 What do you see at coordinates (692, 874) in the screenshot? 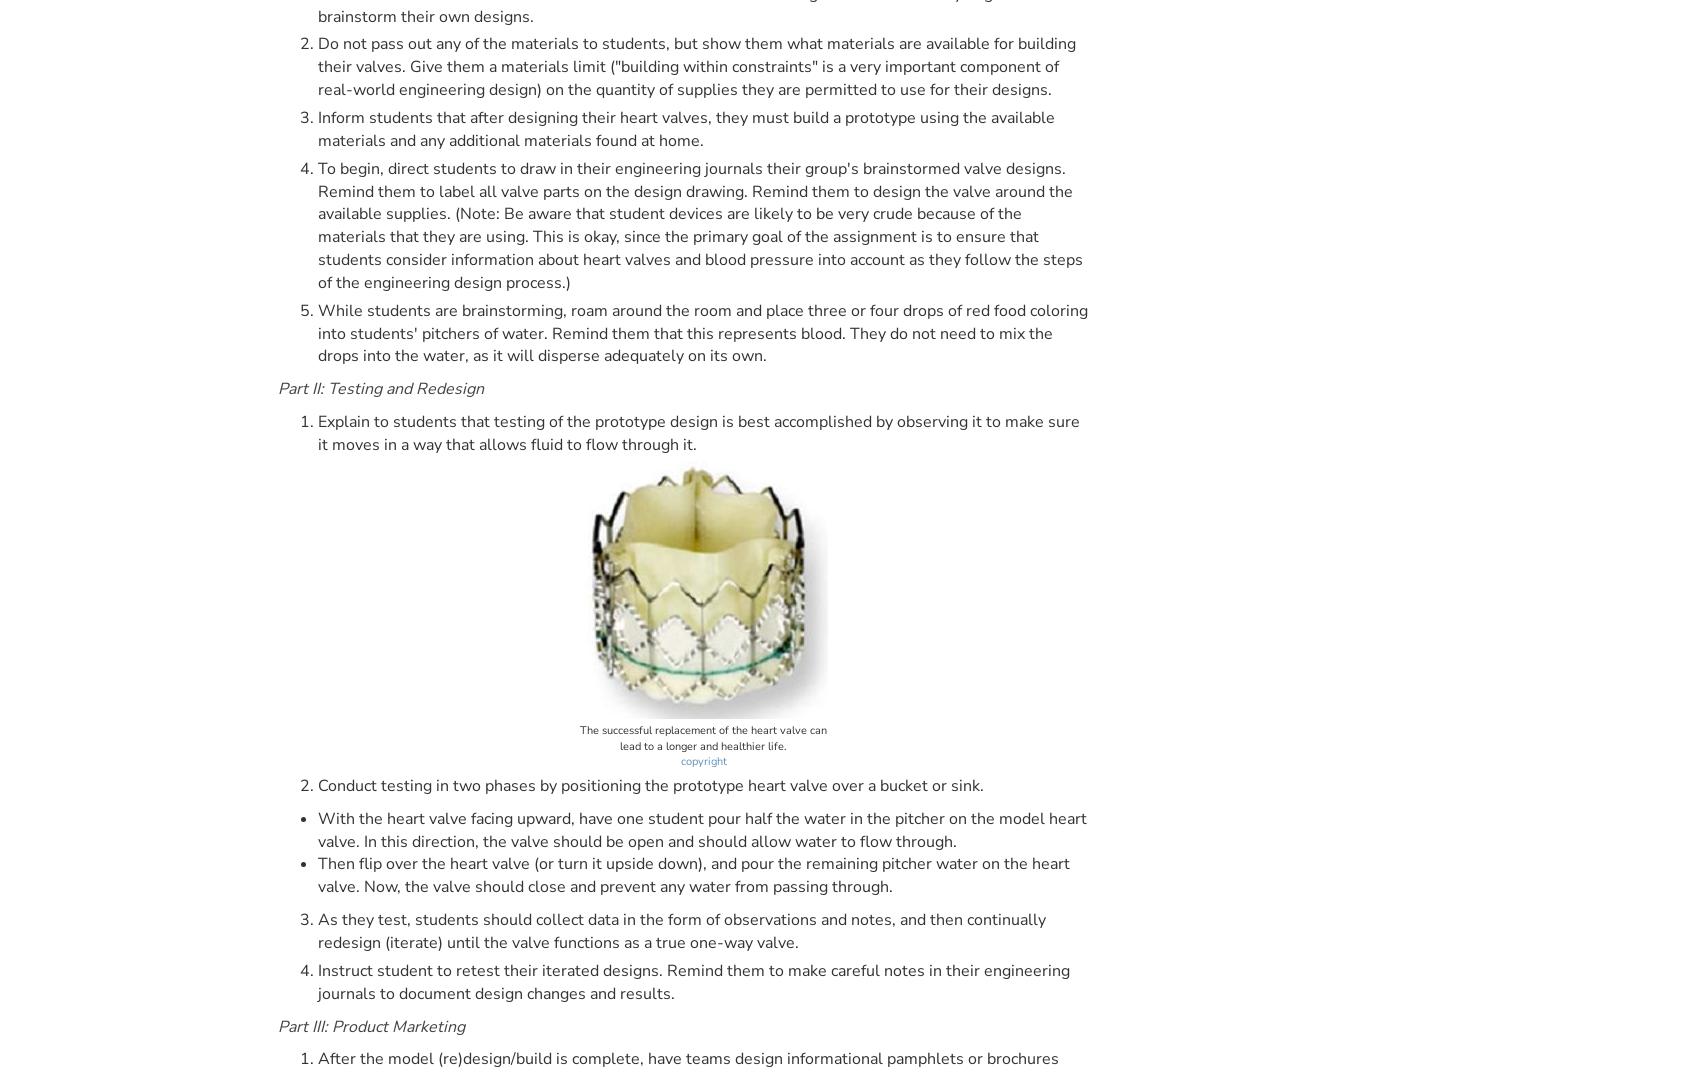
I see `'Then flip over the heart valve (or turn it upside down), and pour the remaining pitcher water on the heart valve. Now, the valve should close and prevent any water from passing through.'` at bounding box center [692, 874].